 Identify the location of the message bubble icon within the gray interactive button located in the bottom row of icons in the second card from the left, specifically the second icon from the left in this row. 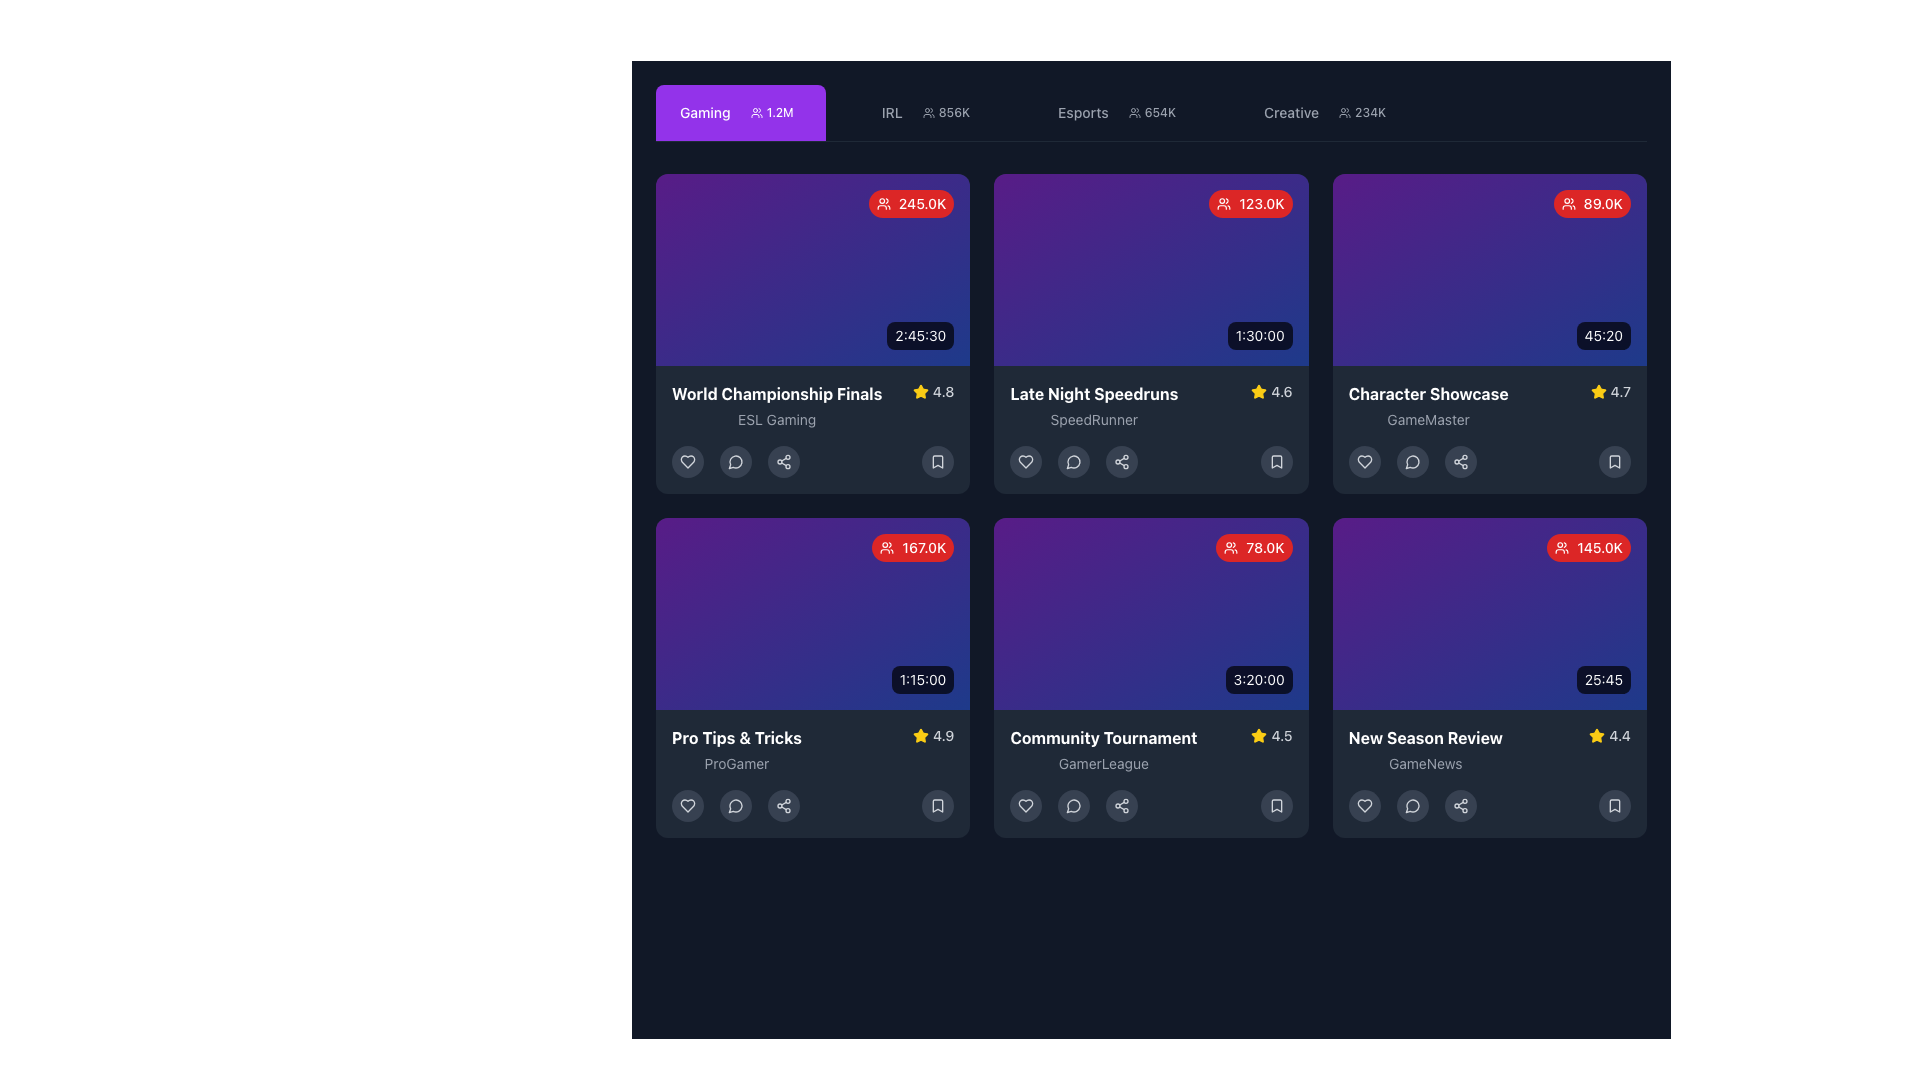
(734, 462).